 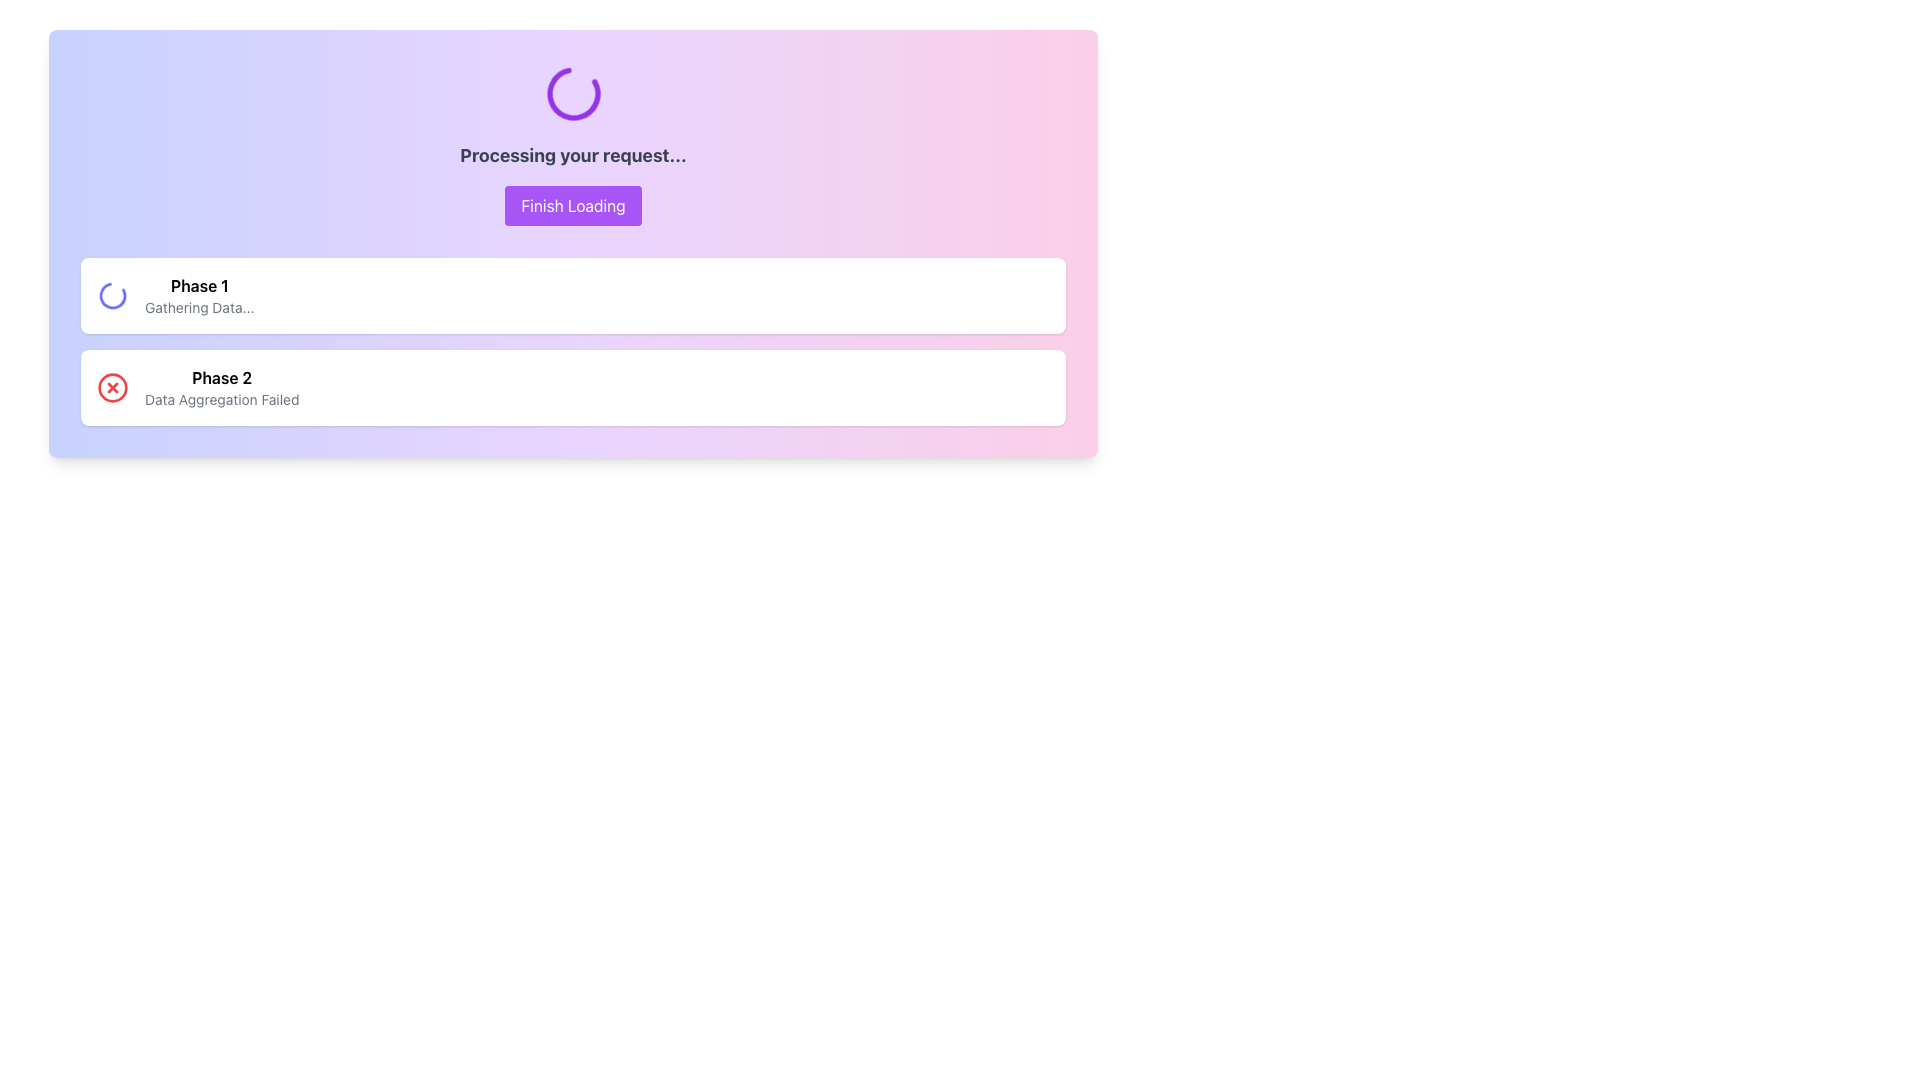 I want to click on the 'Phase 1' text label, which is displayed in bold font style and indicates emphasis as part of a sequence of related information, so click(x=199, y=285).